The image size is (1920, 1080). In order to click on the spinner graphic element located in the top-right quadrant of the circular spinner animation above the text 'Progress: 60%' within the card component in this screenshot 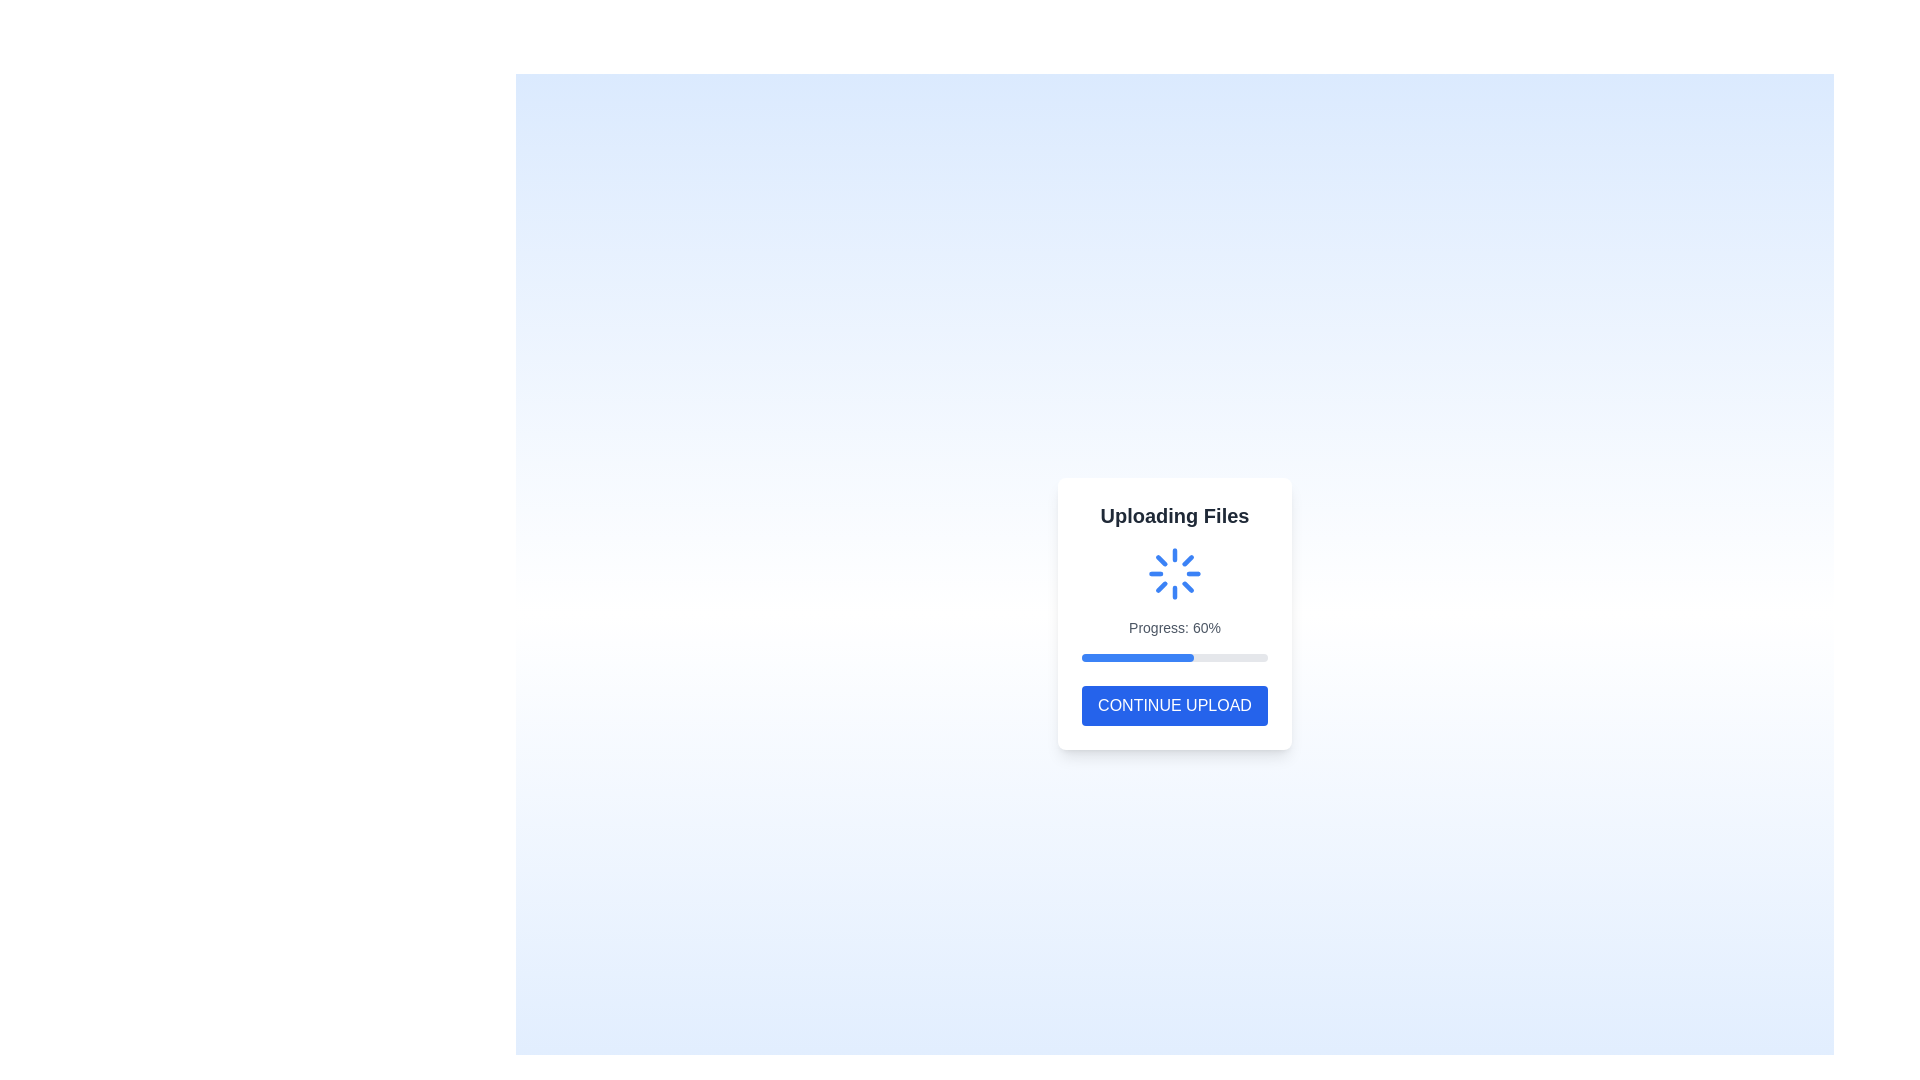, I will do `click(1191, 582)`.